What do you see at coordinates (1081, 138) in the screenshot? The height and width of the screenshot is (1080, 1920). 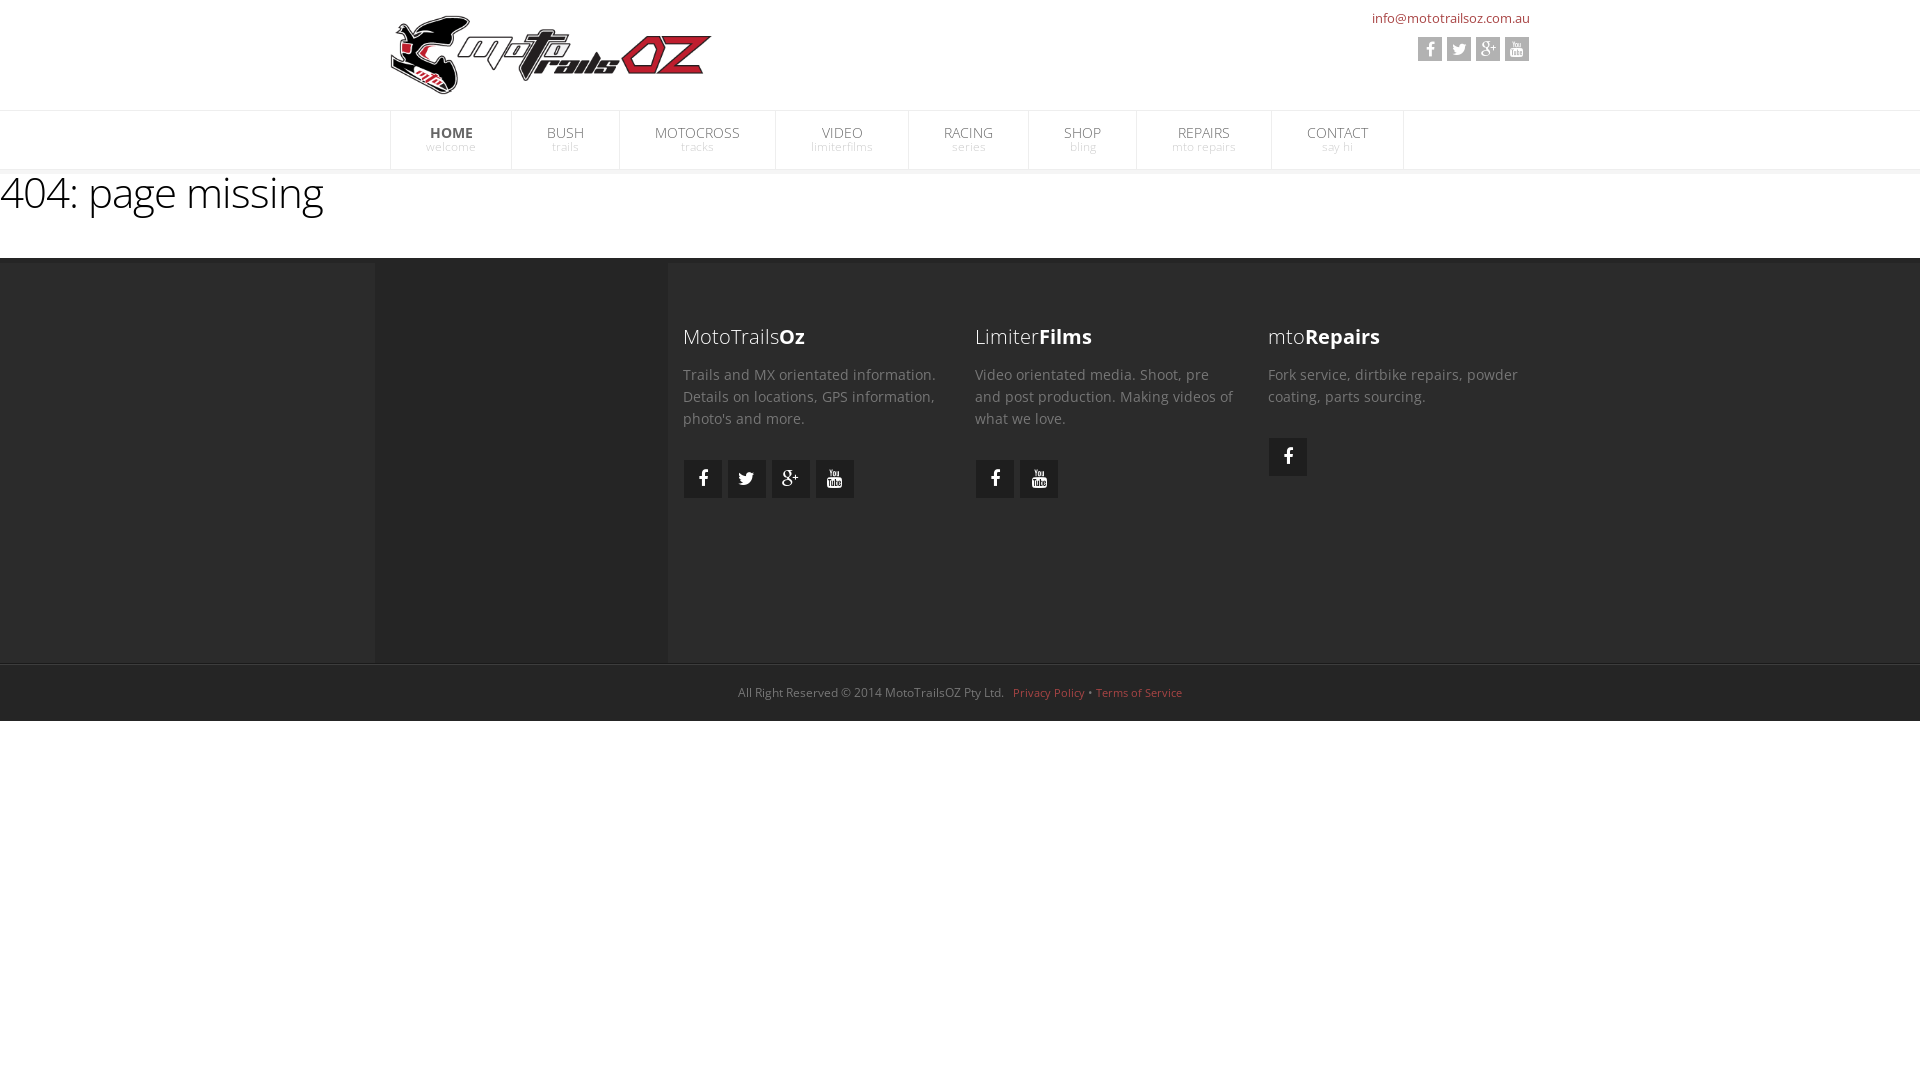 I see `'SHOP` at bounding box center [1081, 138].